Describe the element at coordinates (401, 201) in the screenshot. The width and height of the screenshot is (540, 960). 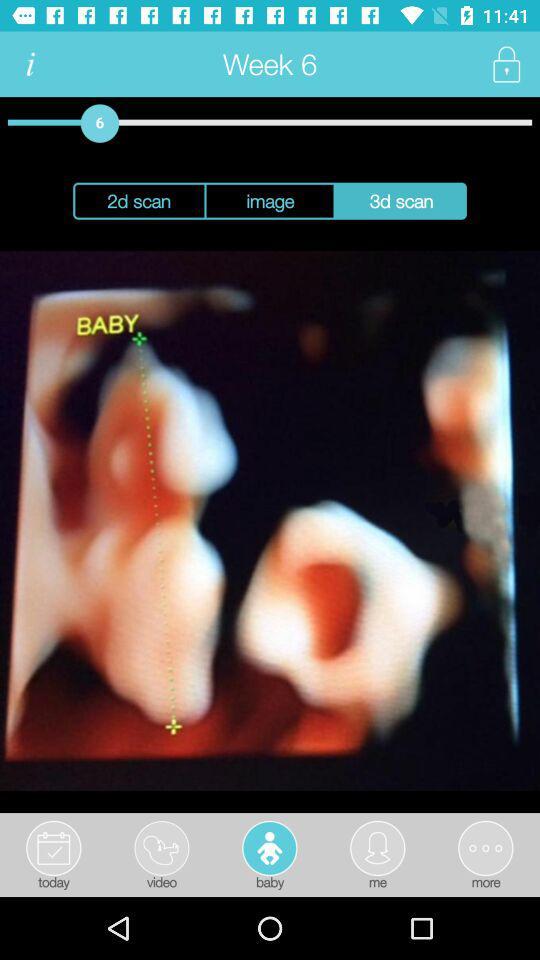
I see `the button next to image button` at that location.